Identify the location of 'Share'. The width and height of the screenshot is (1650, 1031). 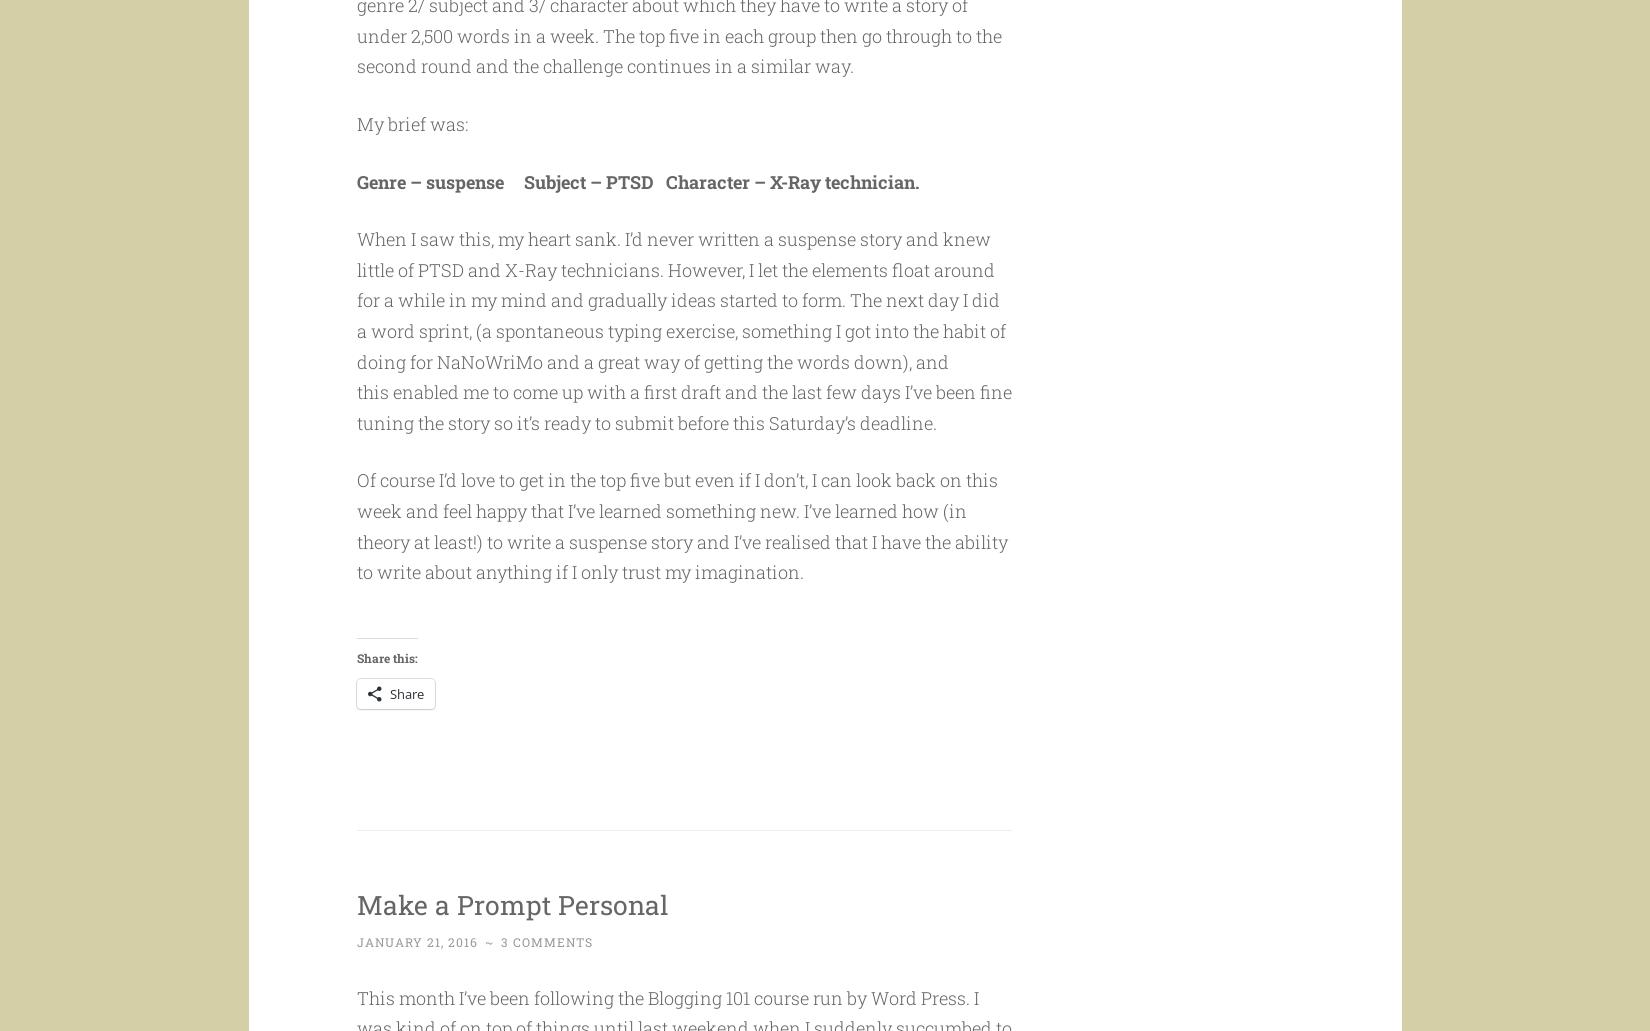
(406, 732).